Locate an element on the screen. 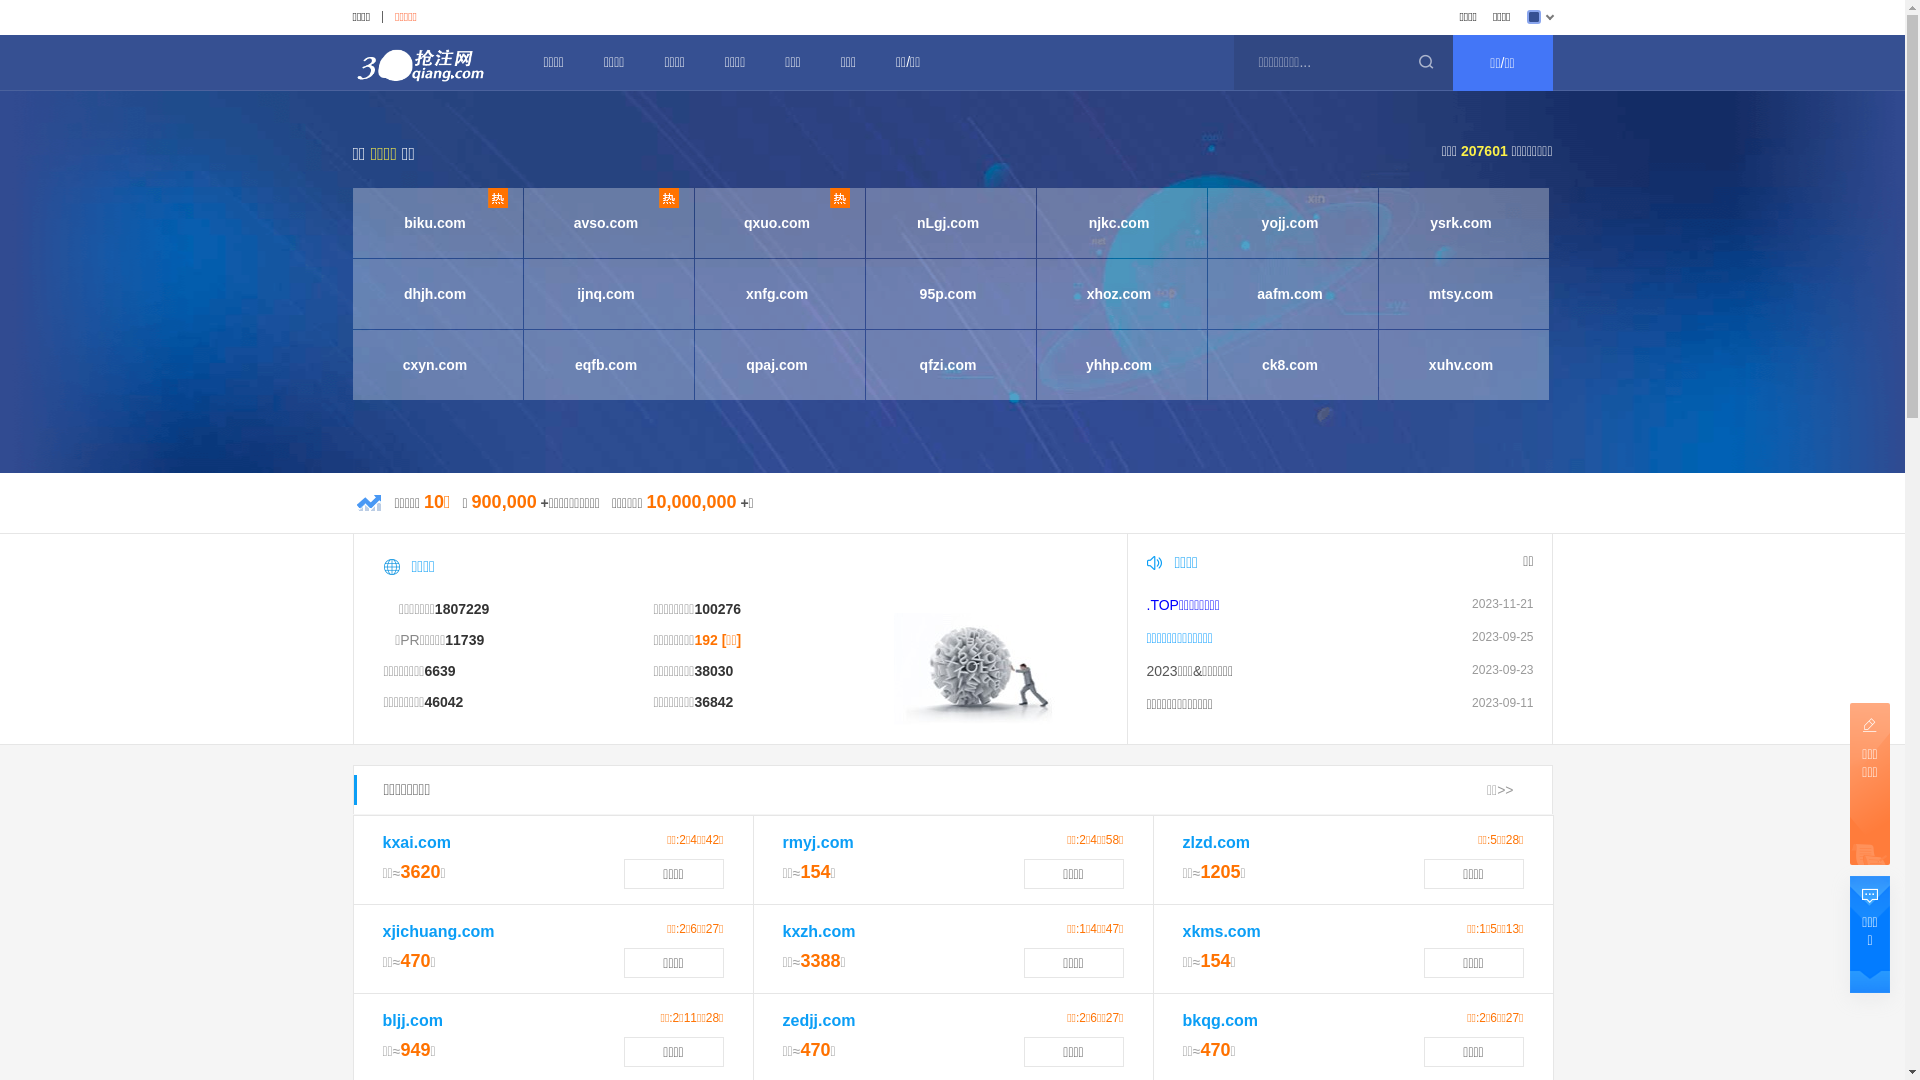 This screenshot has width=1920, height=1080. 'yojj.com' is located at coordinates (1290, 223).